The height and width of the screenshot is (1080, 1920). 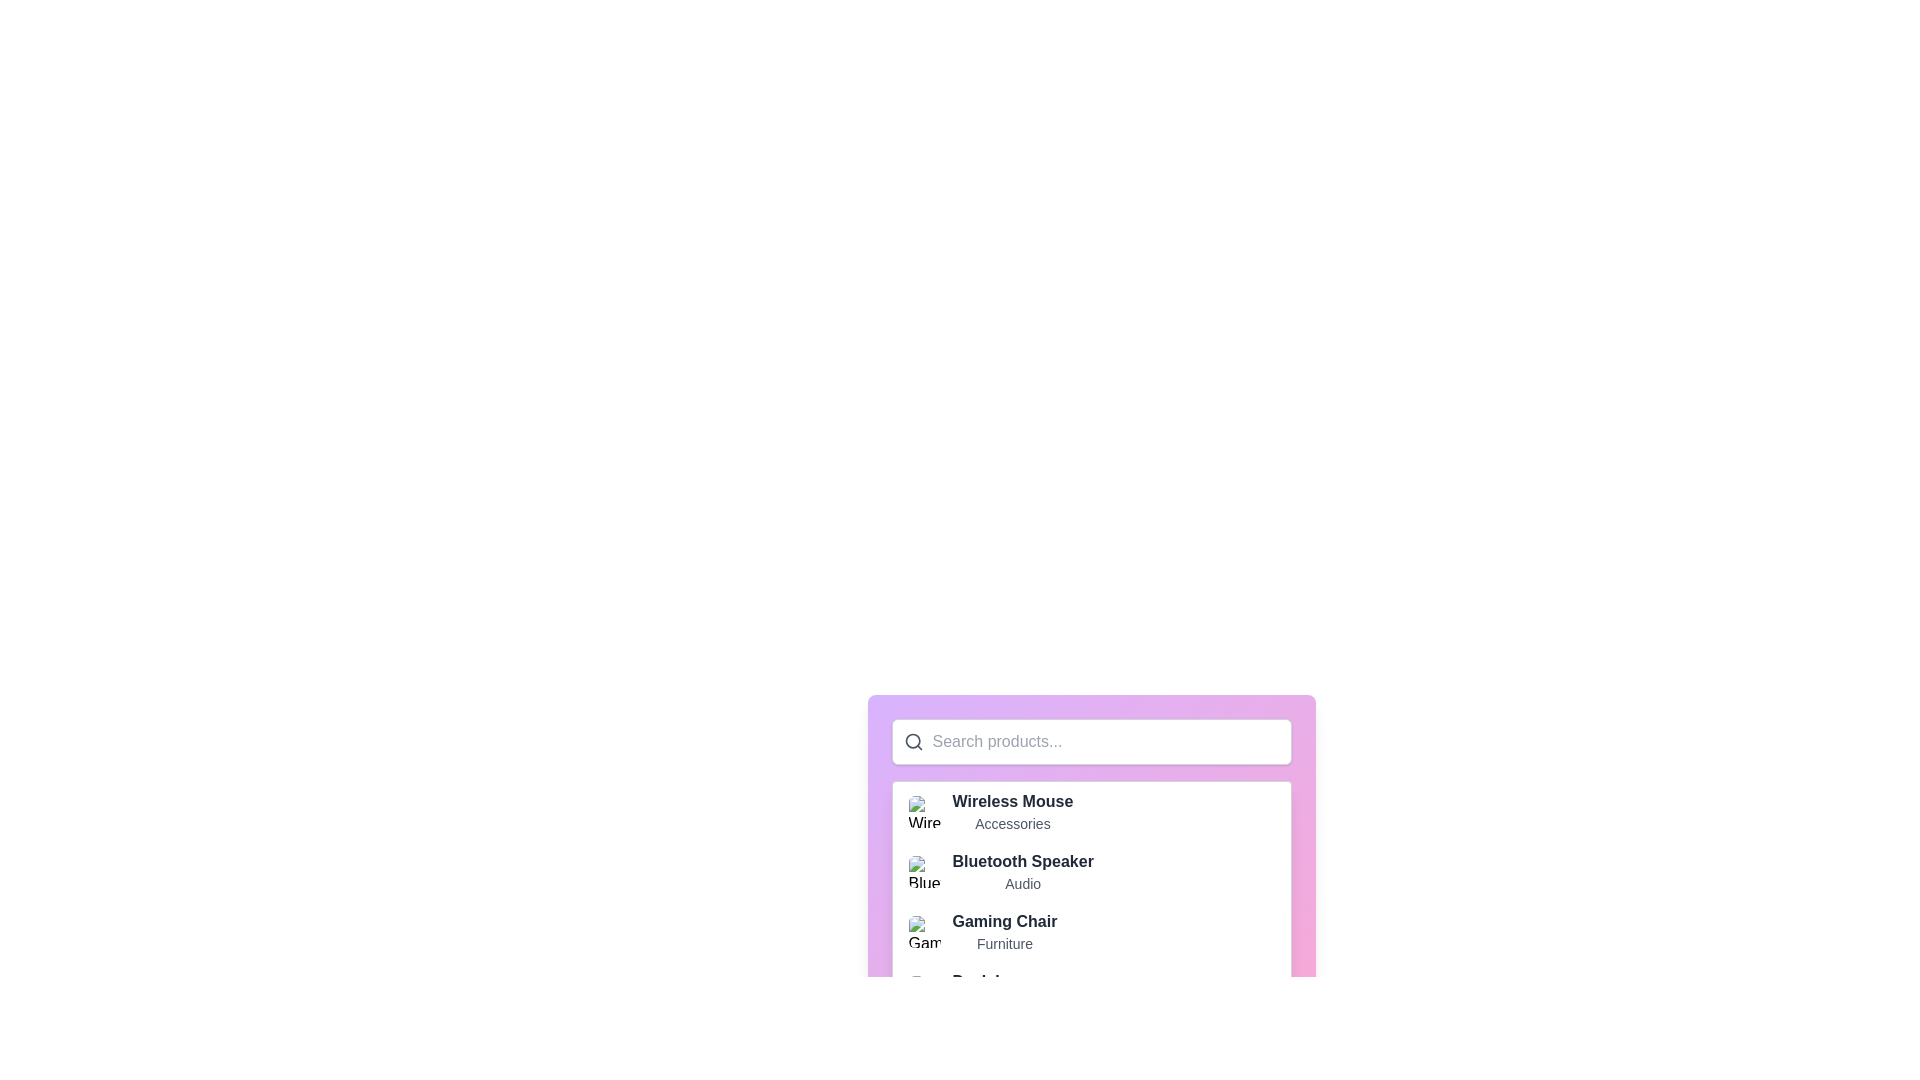 I want to click on the static text label displaying 'Wireless Mouse', which is styled in bold dark gray and located in the product list above the subtitle 'Accessories', so click(x=1012, y=801).